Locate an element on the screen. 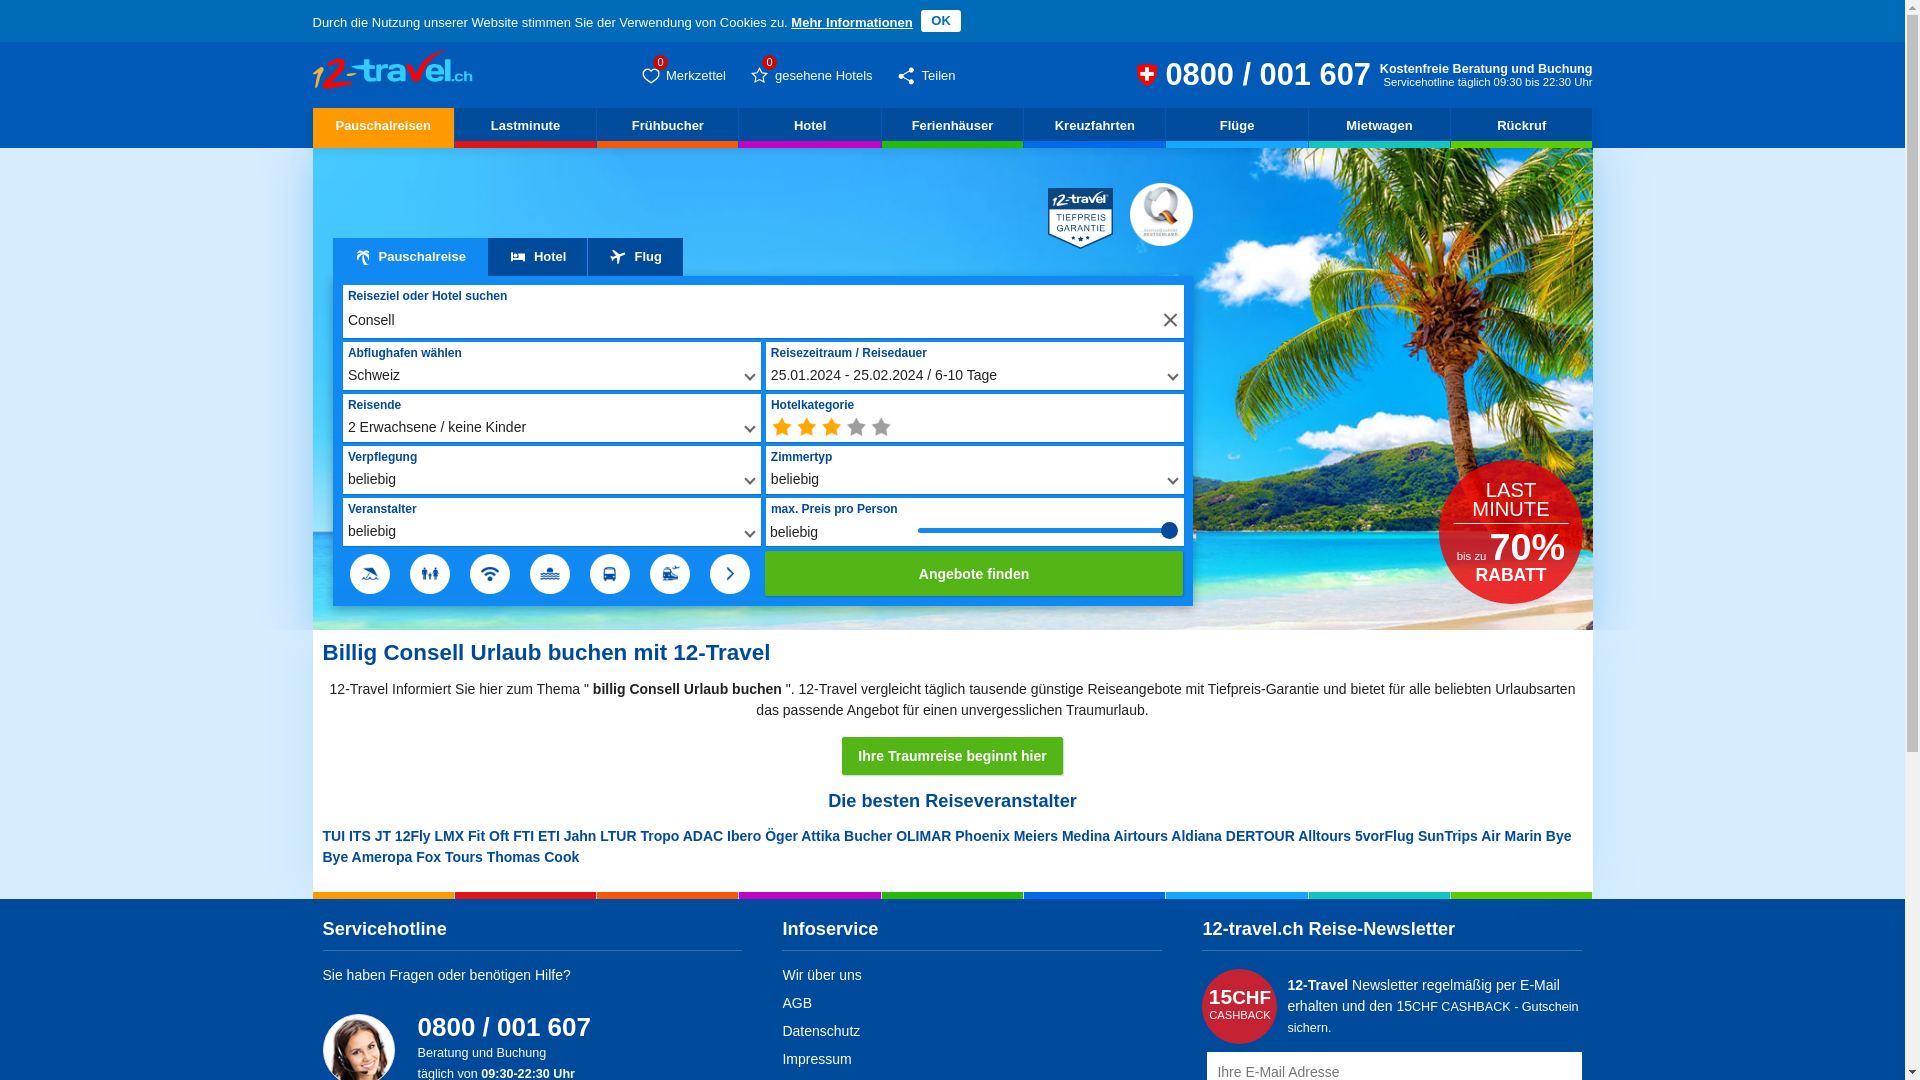 This screenshot has height=1080, width=1920. 'LTUR' is located at coordinates (617, 836).